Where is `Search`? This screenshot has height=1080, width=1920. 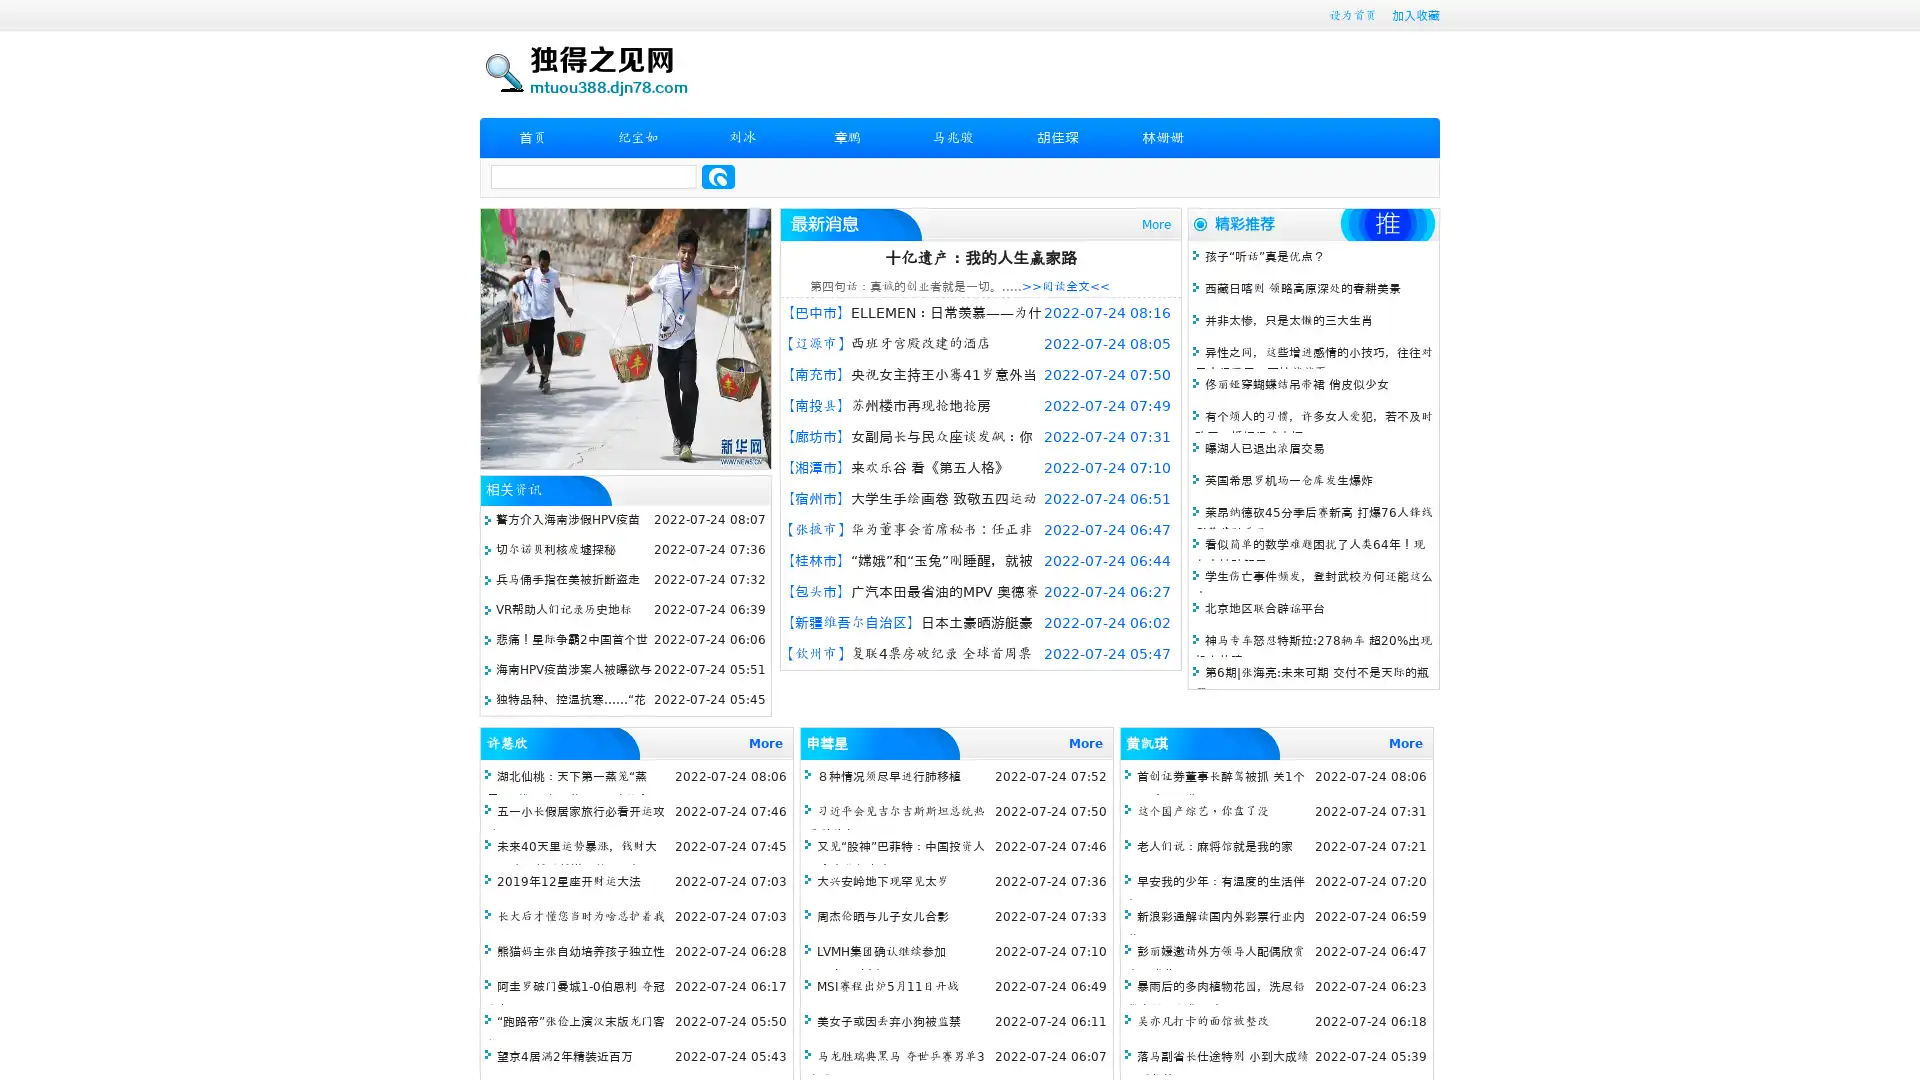 Search is located at coordinates (718, 176).